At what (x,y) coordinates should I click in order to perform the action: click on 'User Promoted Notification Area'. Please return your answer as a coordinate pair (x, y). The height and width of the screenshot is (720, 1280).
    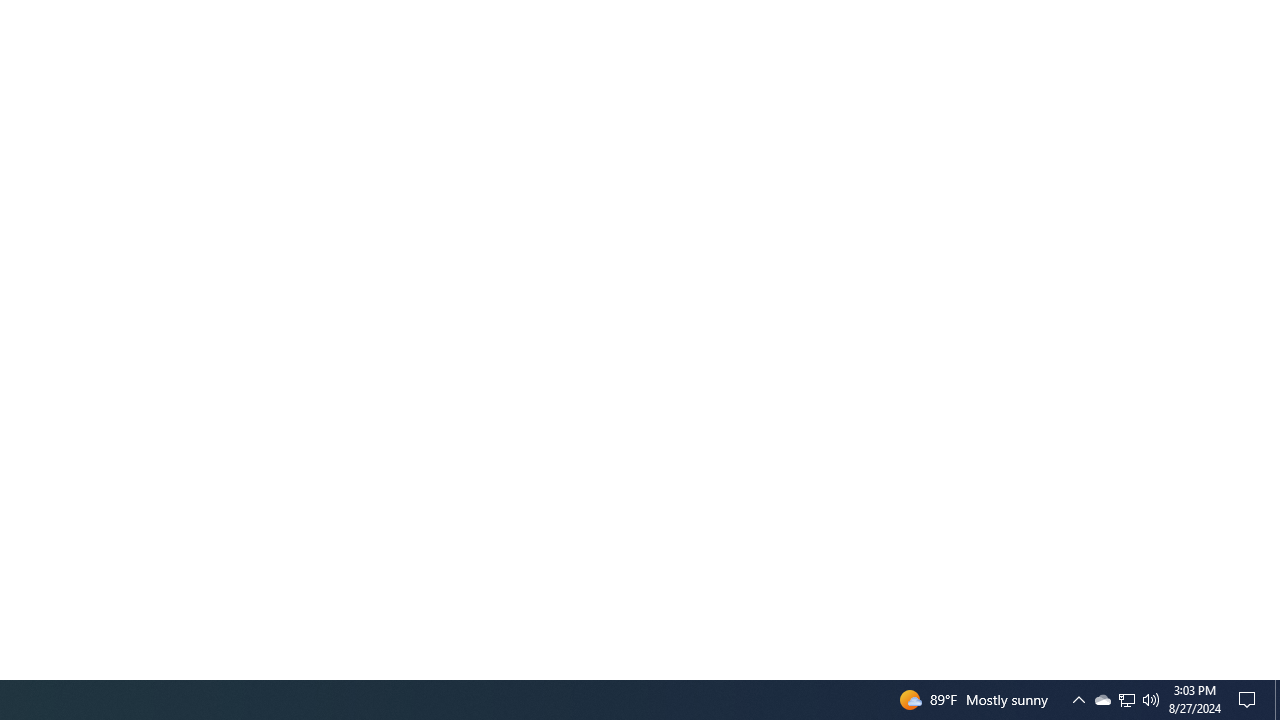
    Looking at the image, I should click on (1101, 698).